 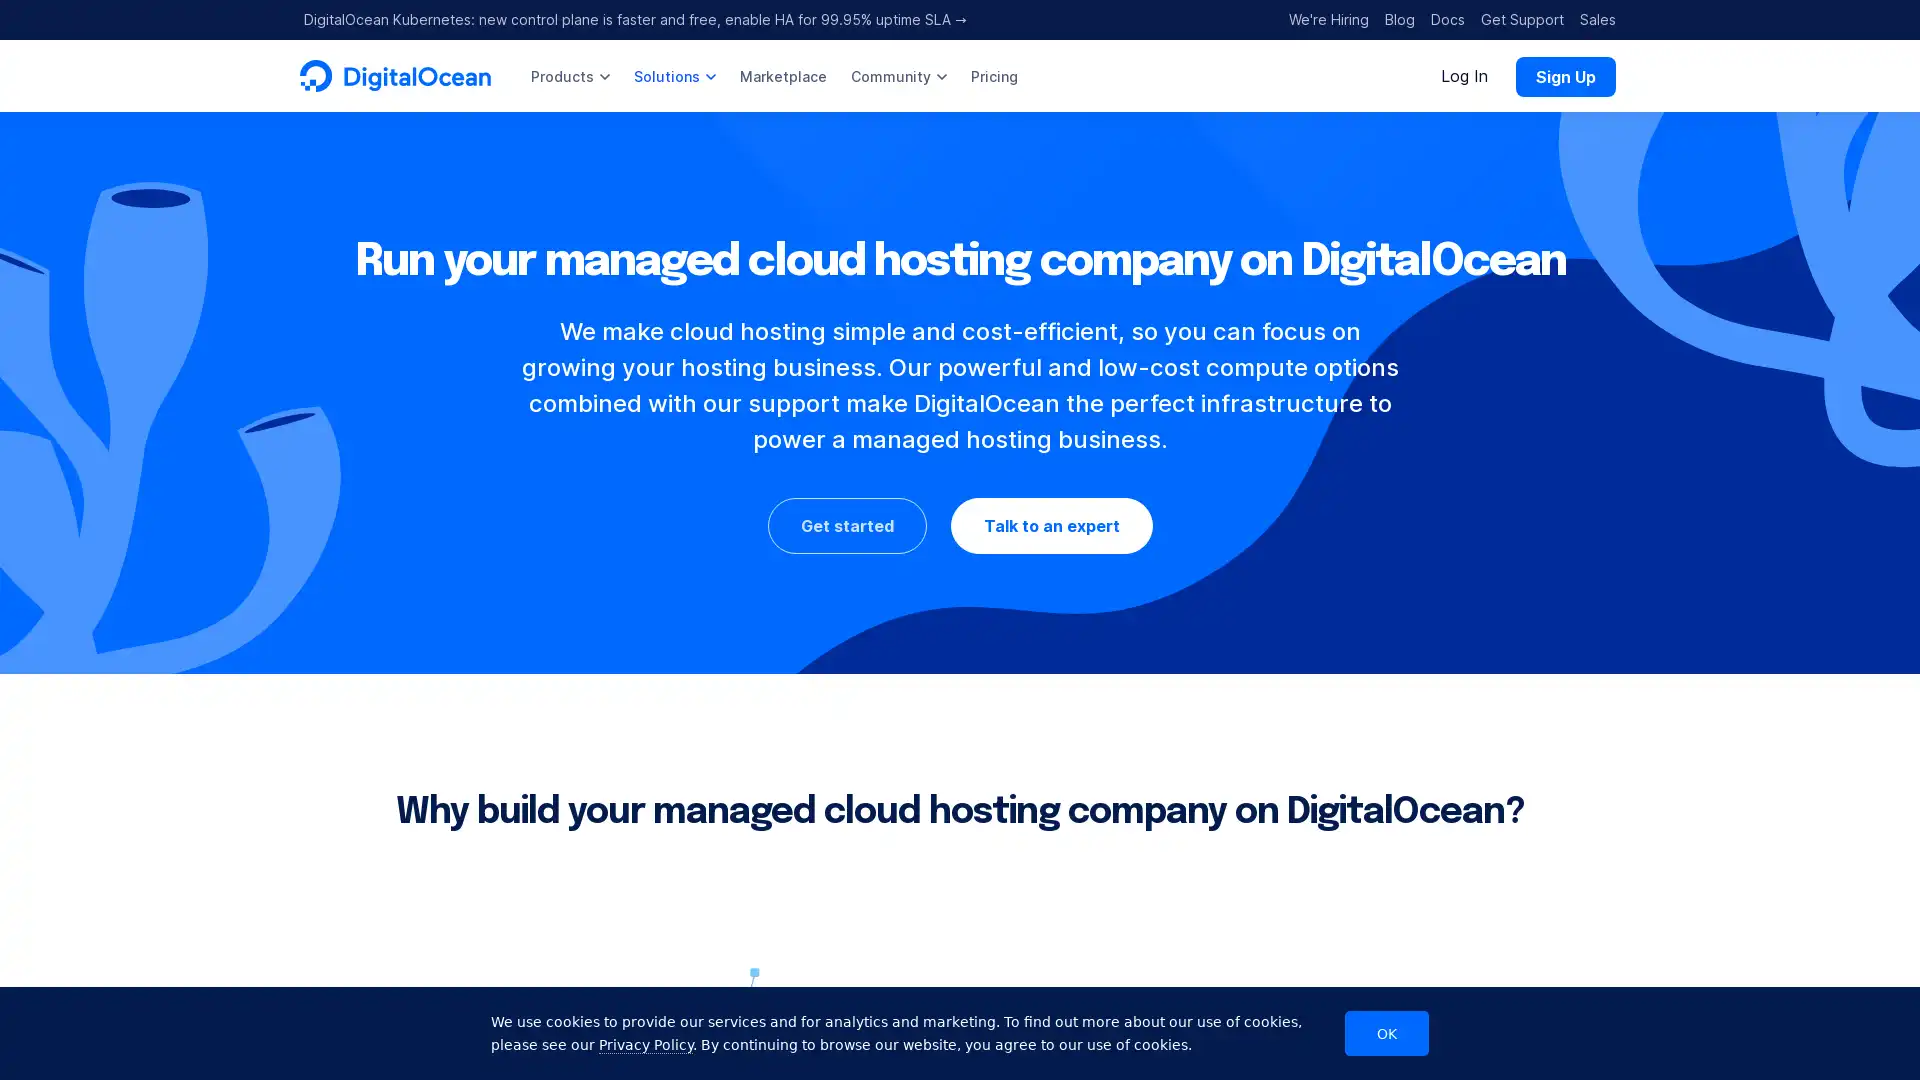 What do you see at coordinates (1564, 75) in the screenshot?
I see `Sign Up` at bounding box center [1564, 75].